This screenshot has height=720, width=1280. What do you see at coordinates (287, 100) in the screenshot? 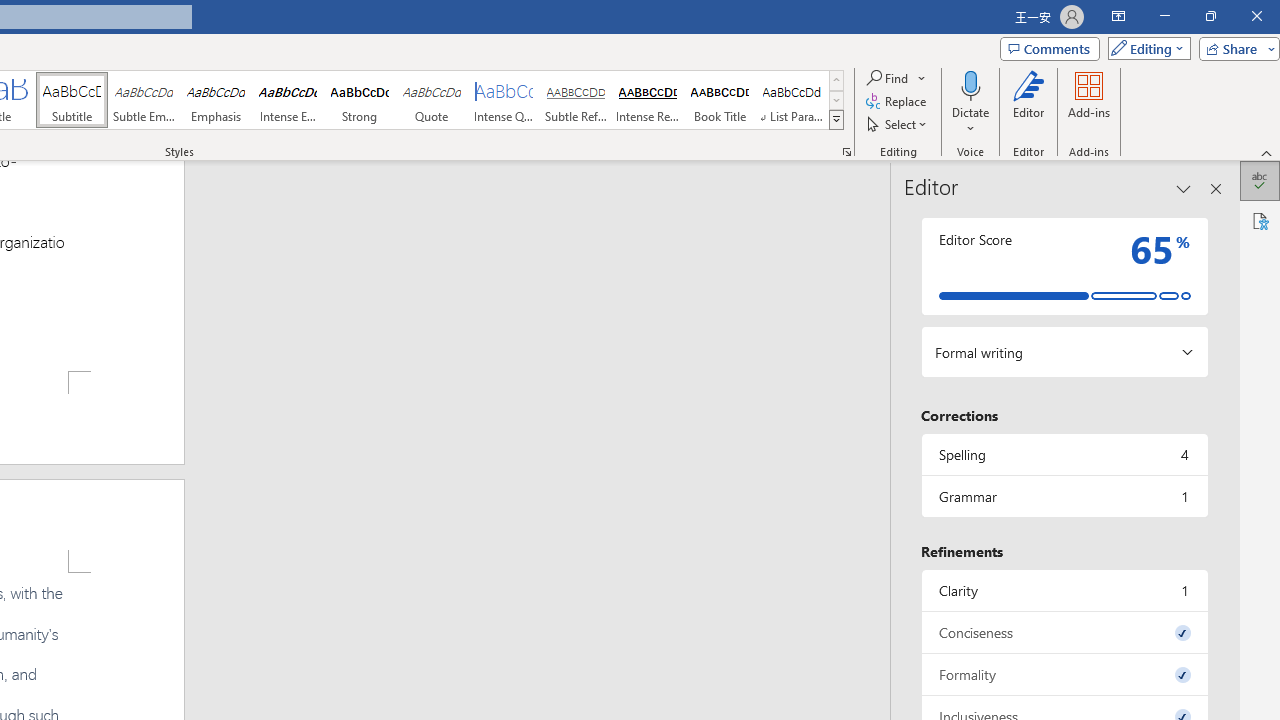
I see `'Intense Emphasis'` at bounding box center [287, 100].